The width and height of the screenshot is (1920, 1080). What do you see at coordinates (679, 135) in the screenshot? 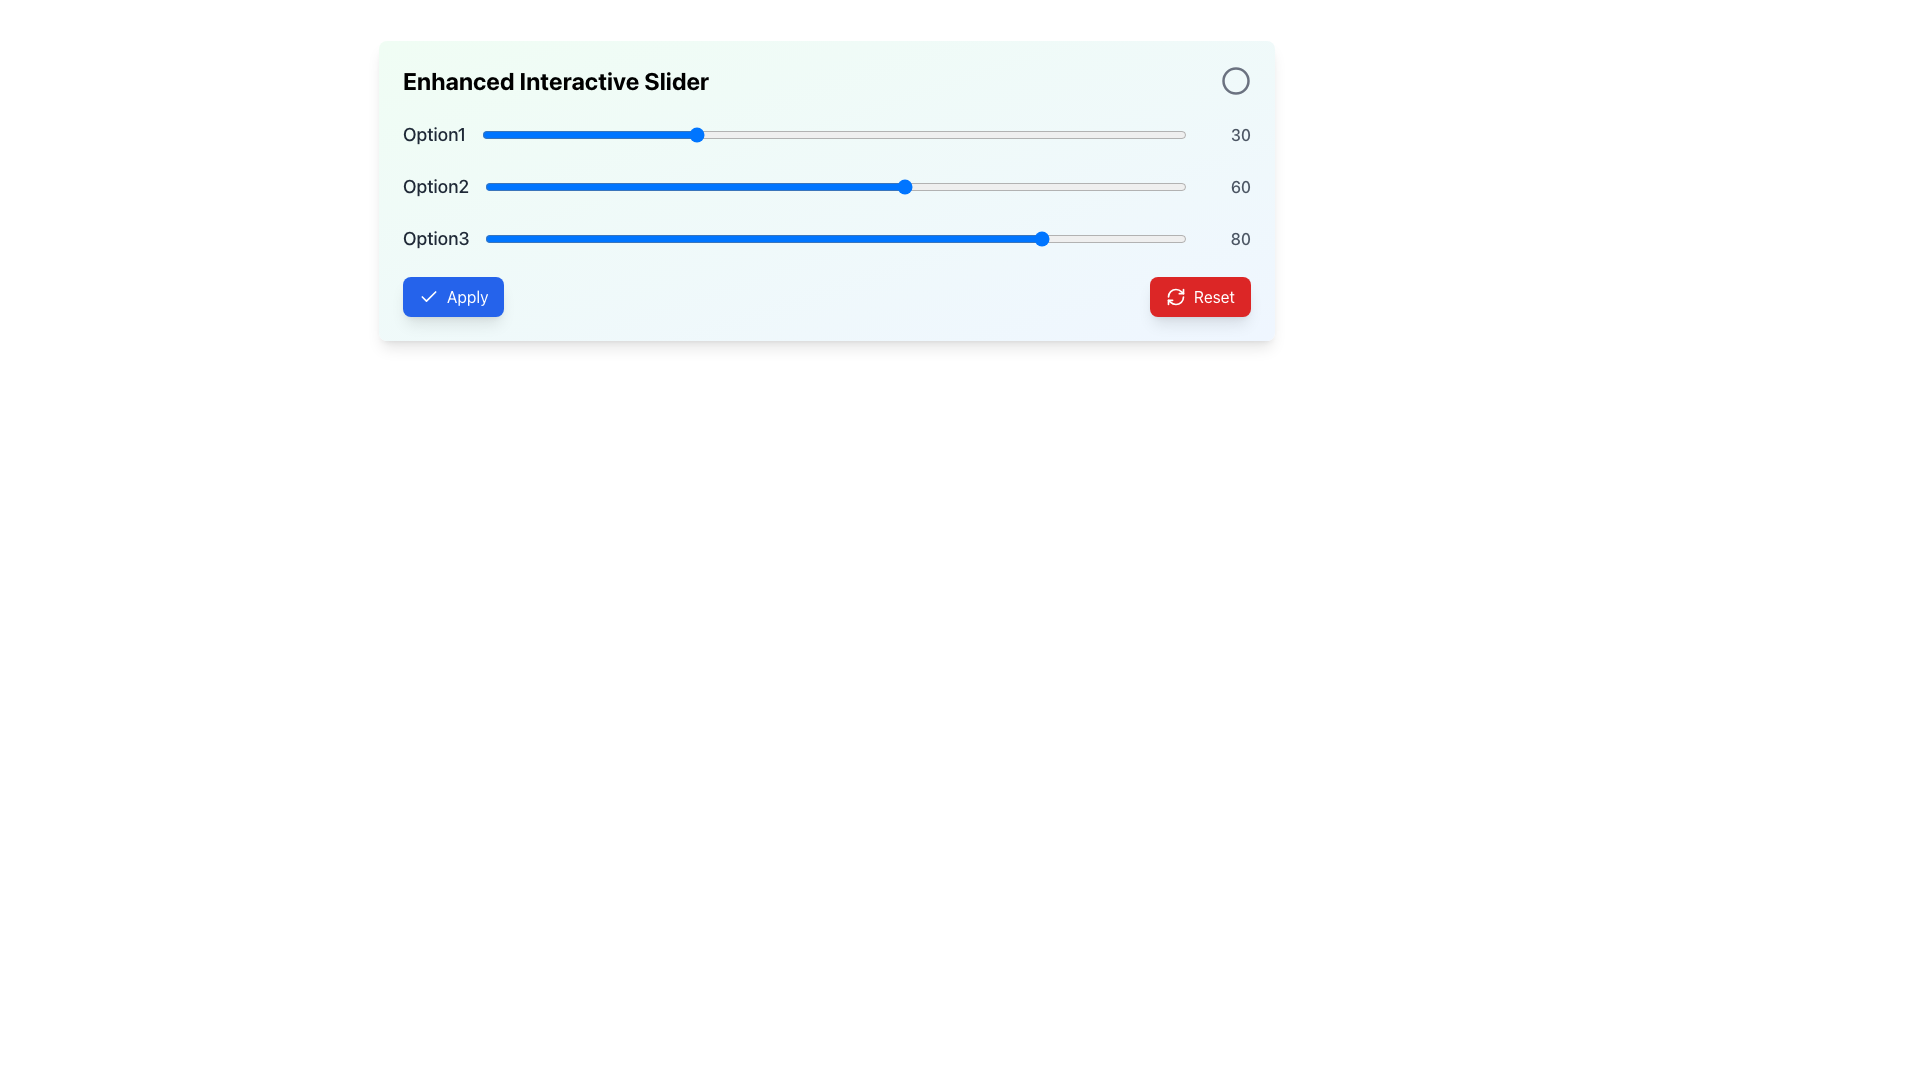
I see `the slider` at bounding box center [679, 135].